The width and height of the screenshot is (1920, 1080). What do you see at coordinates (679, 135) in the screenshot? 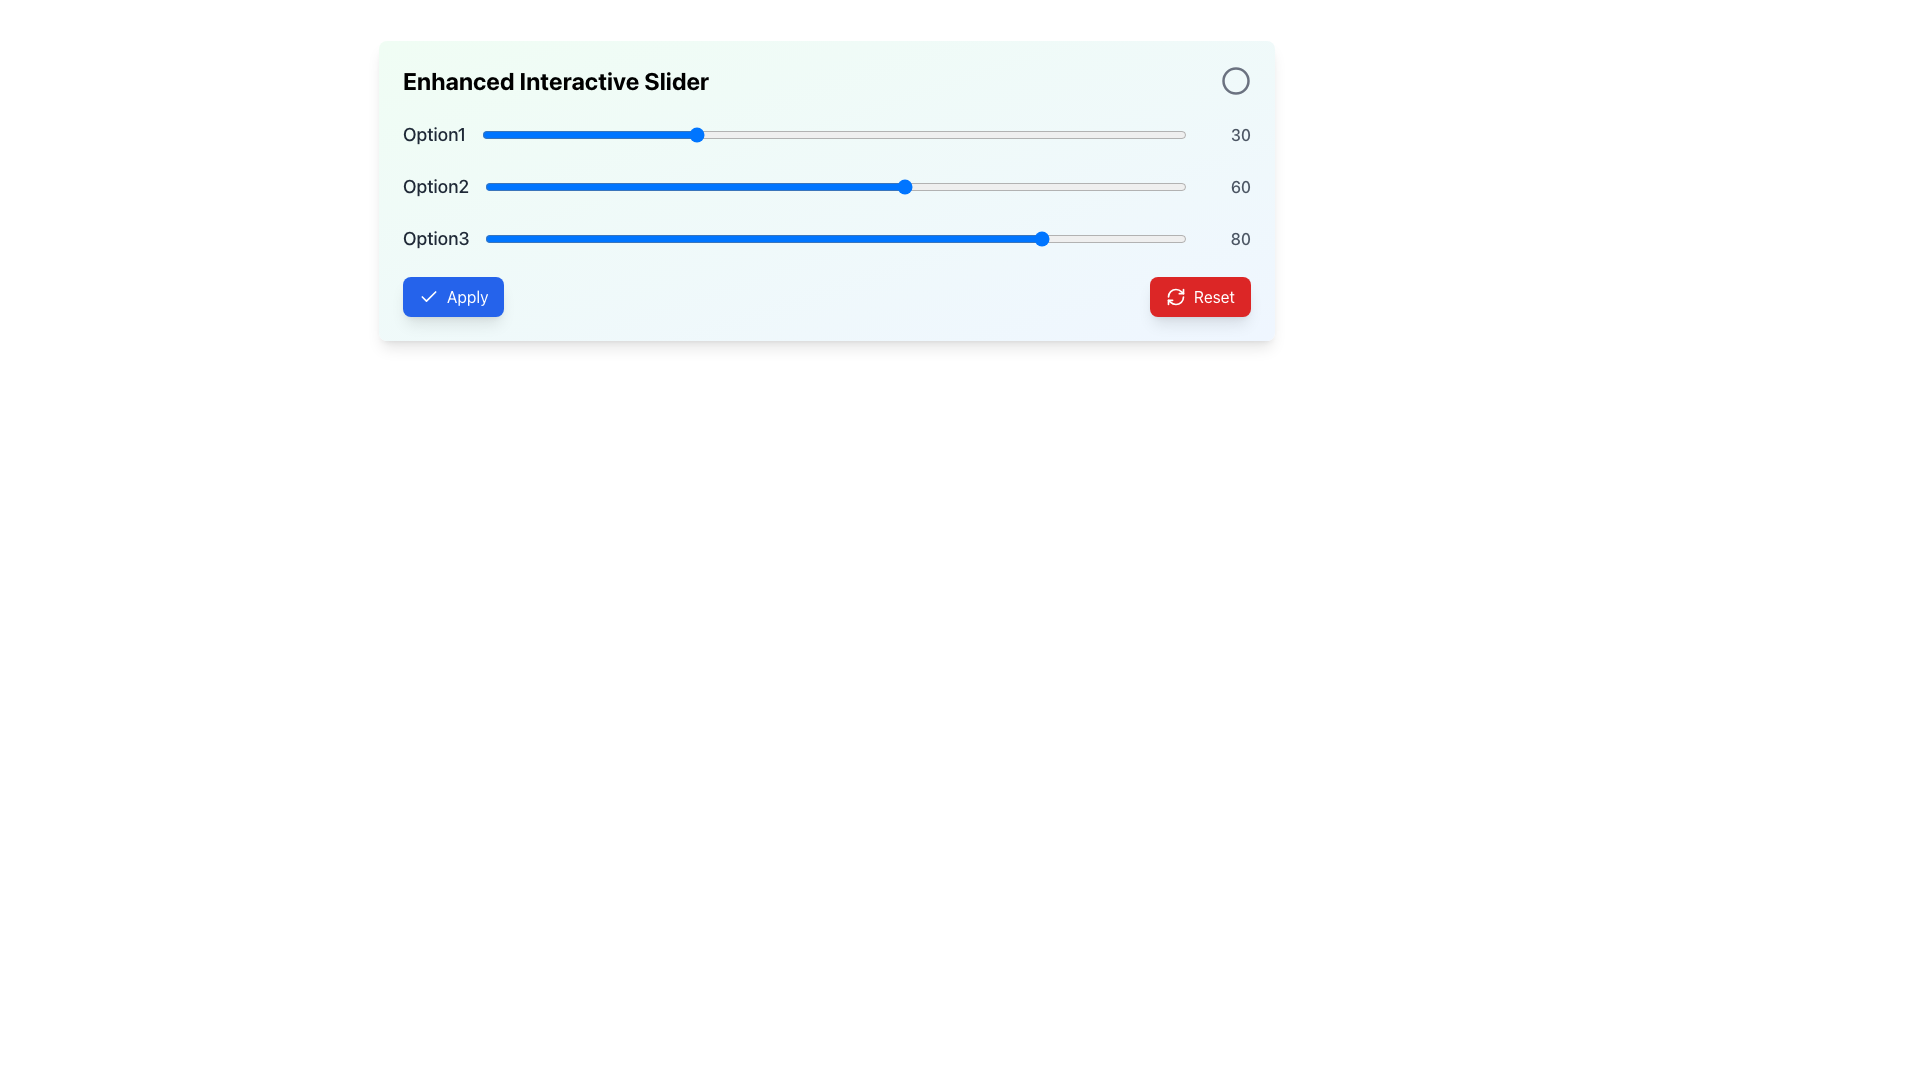
I see `the slider` at bounding box center [679, 135].